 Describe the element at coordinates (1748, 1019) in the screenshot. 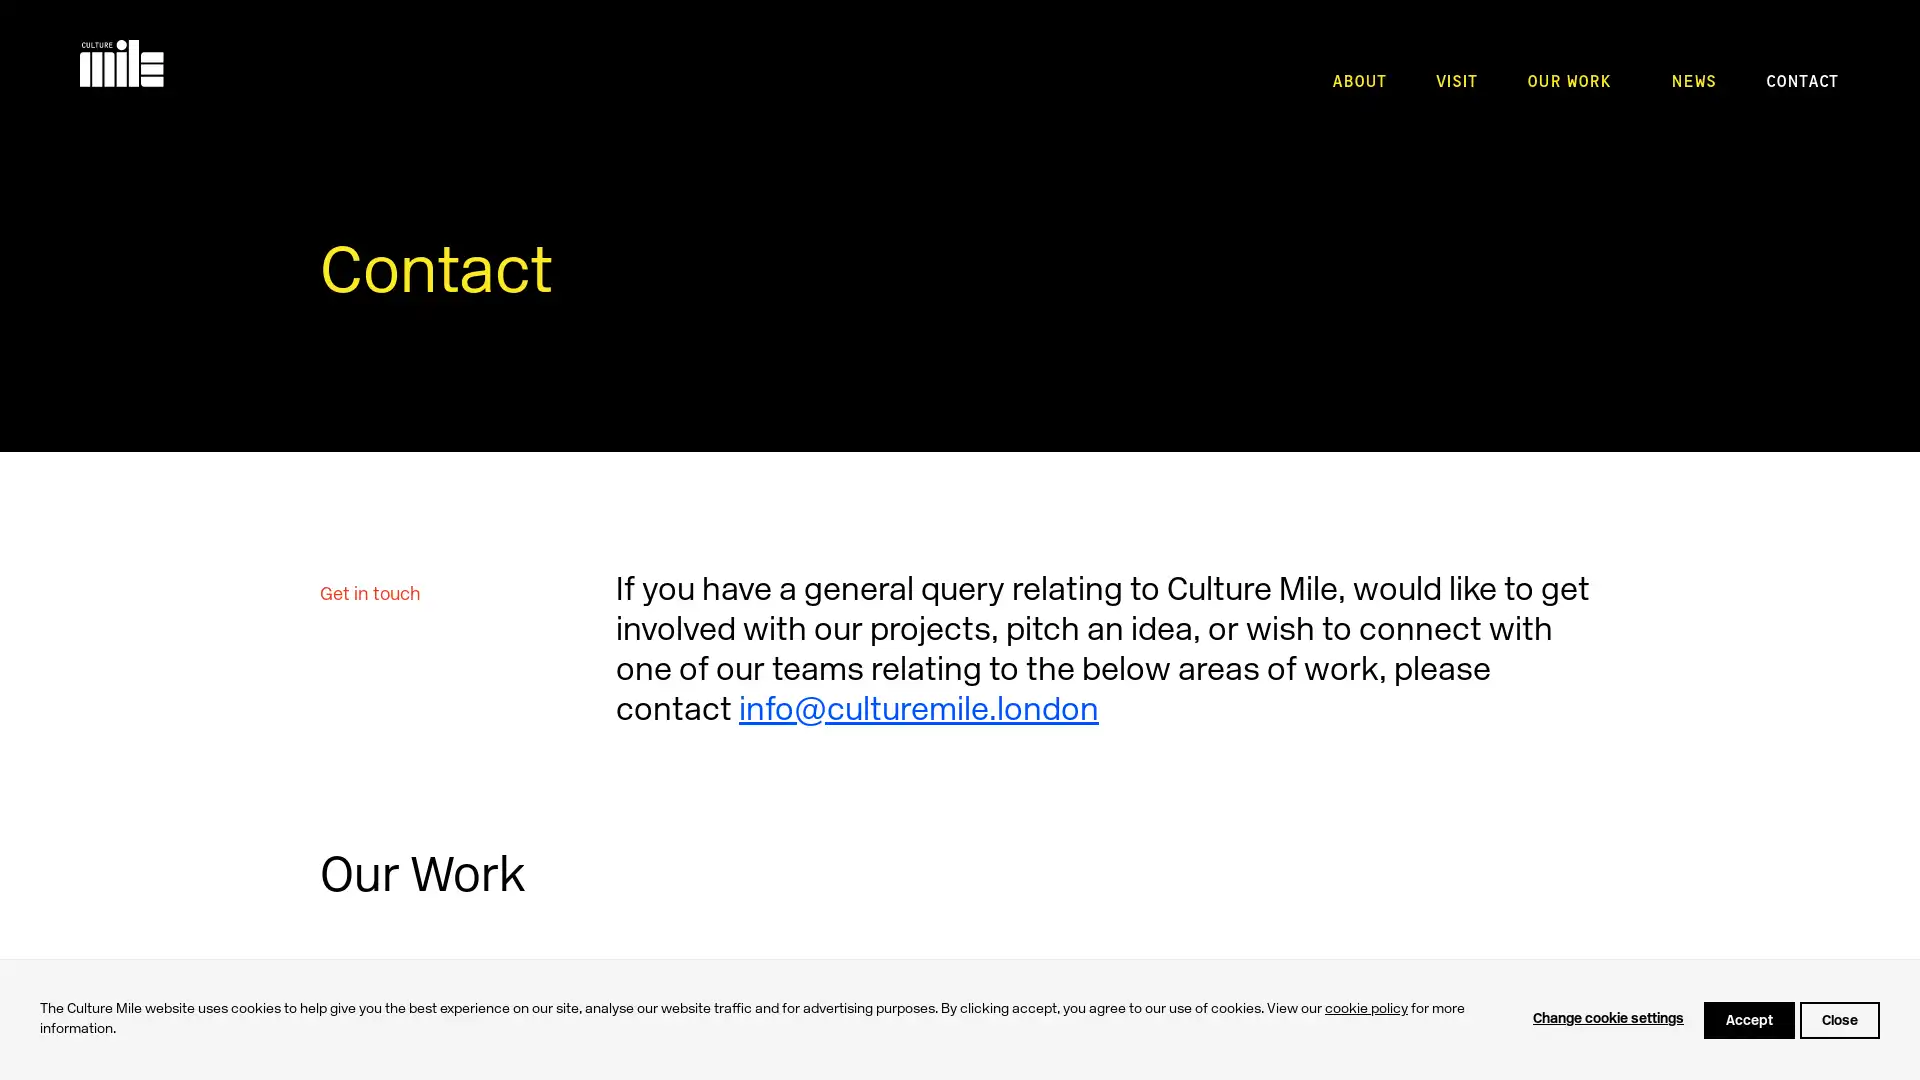

I see `Accept` at that location.